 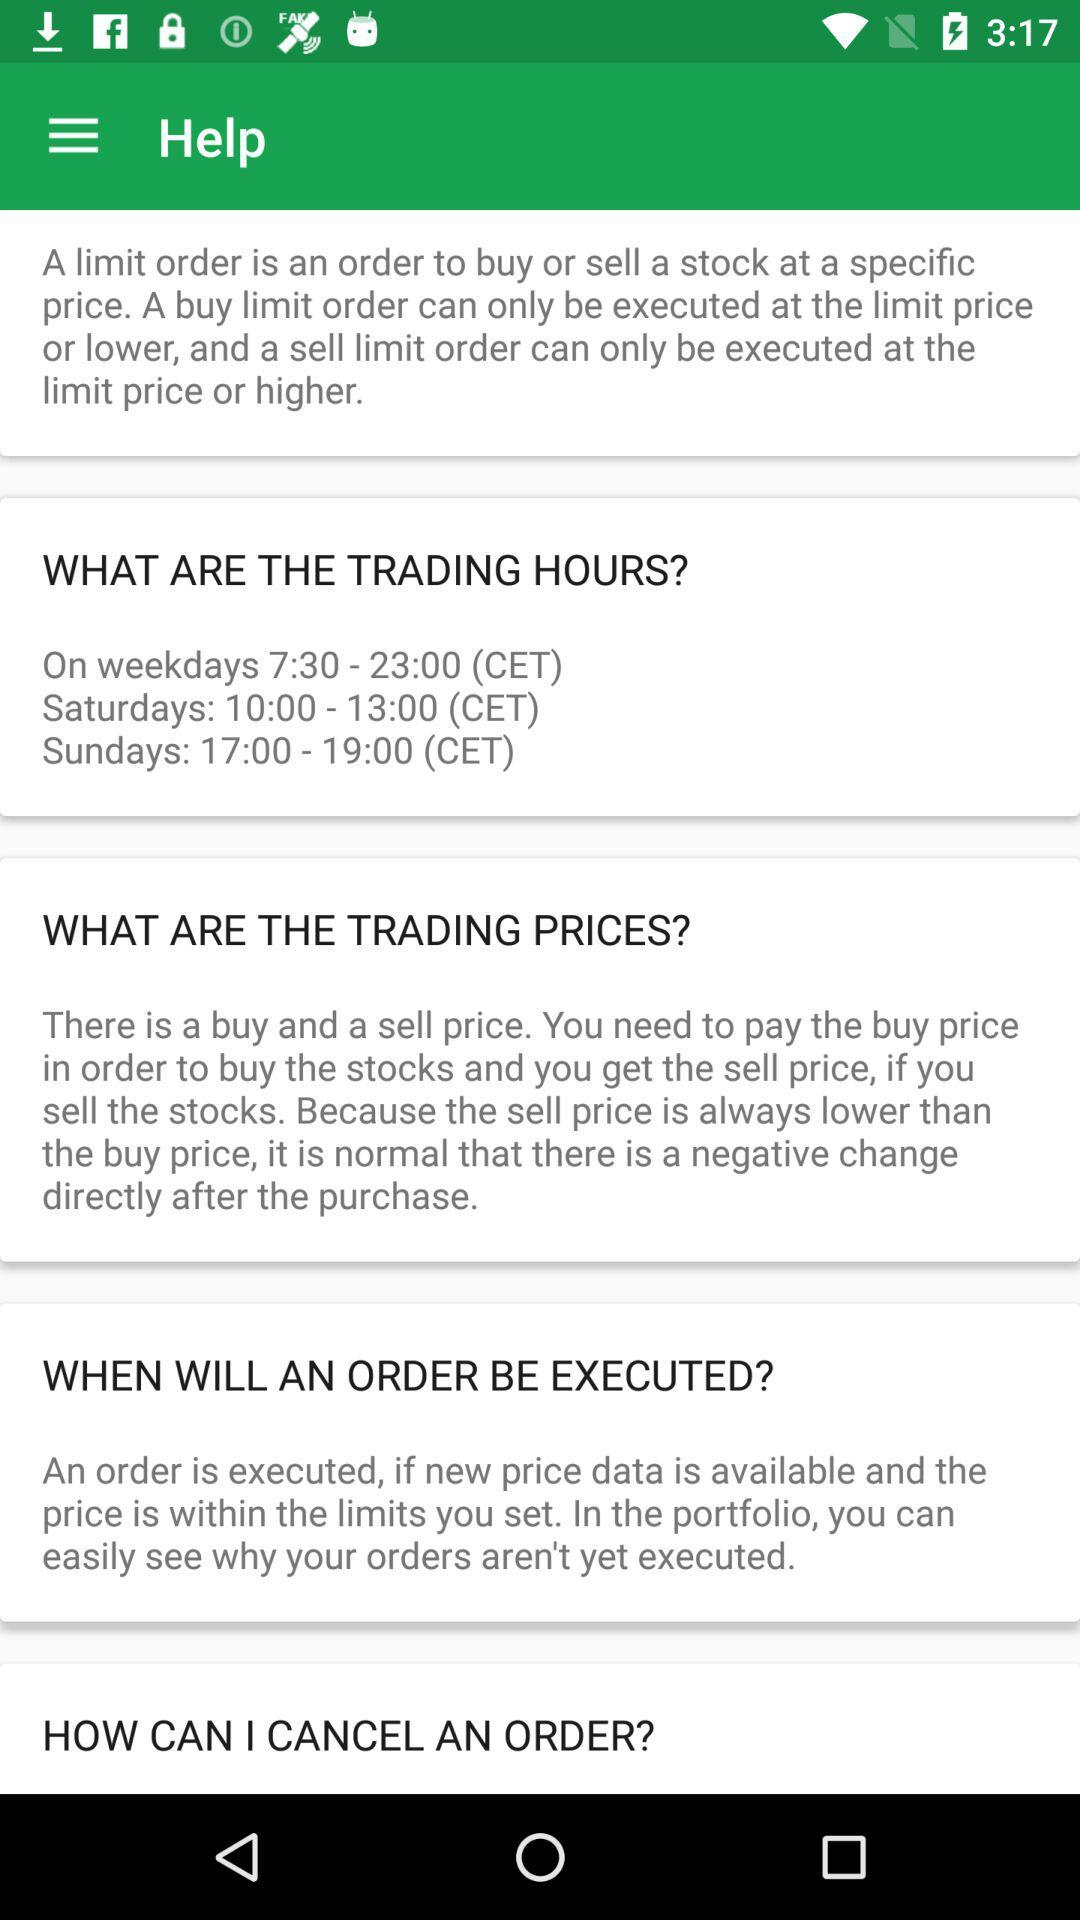 I want to click on item above the tap the order icon, so click(x=540, y=1732).